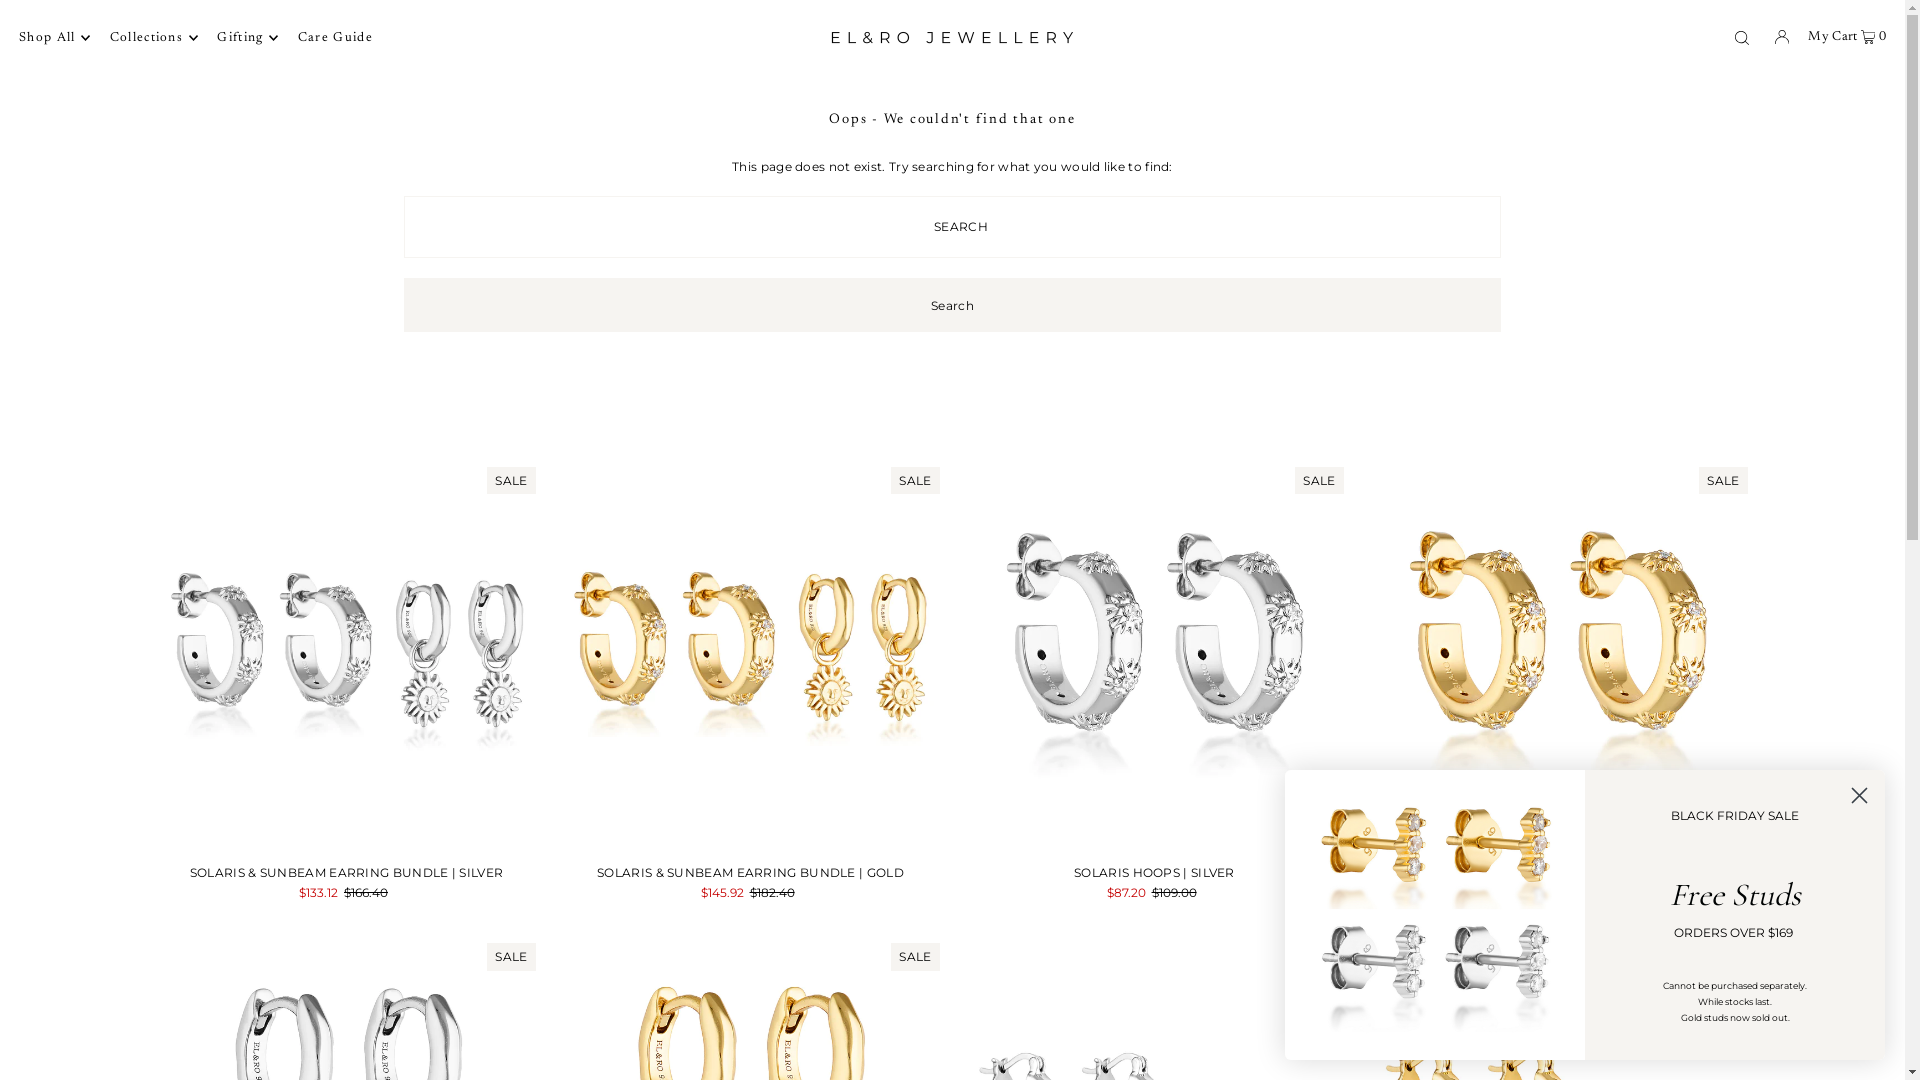  Describe the element at coordinates (246, 37) in the screenshot. I see `'Gifting'` at that location.